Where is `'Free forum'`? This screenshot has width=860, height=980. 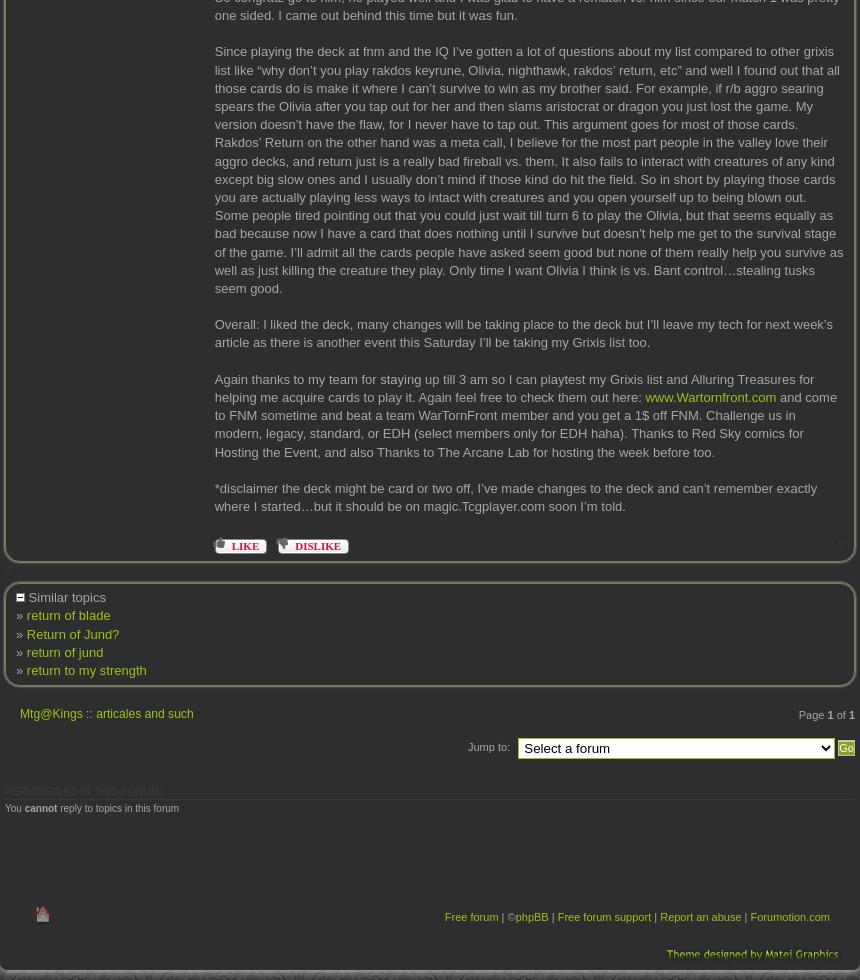
'Free forum' is located at coordinates (471, 916).